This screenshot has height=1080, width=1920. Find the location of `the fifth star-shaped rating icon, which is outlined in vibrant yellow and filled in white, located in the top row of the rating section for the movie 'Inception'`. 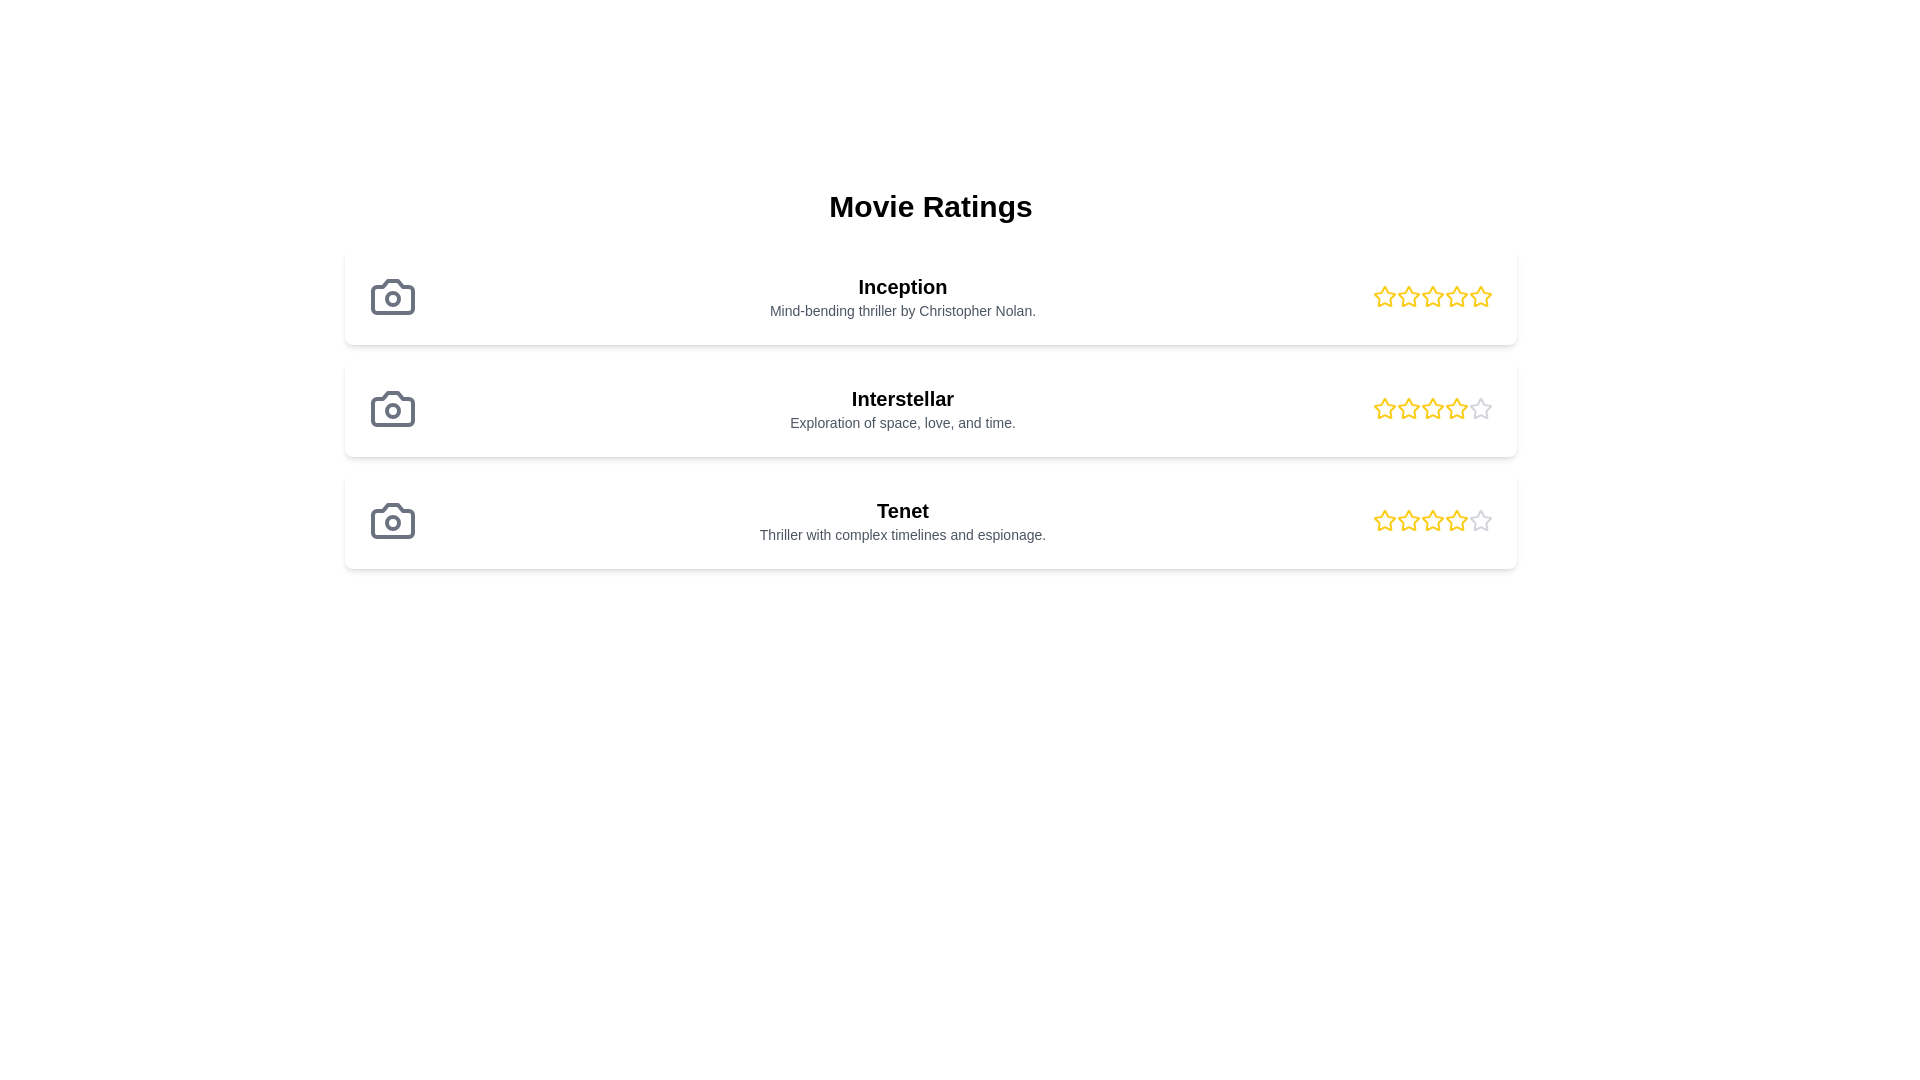

the fifth star-shaped rating icon, which is outlined in vibrant yellow and filled in white, located in the top row of the rating section for the movie 'Inception' is located at coordinates (1481, 296).